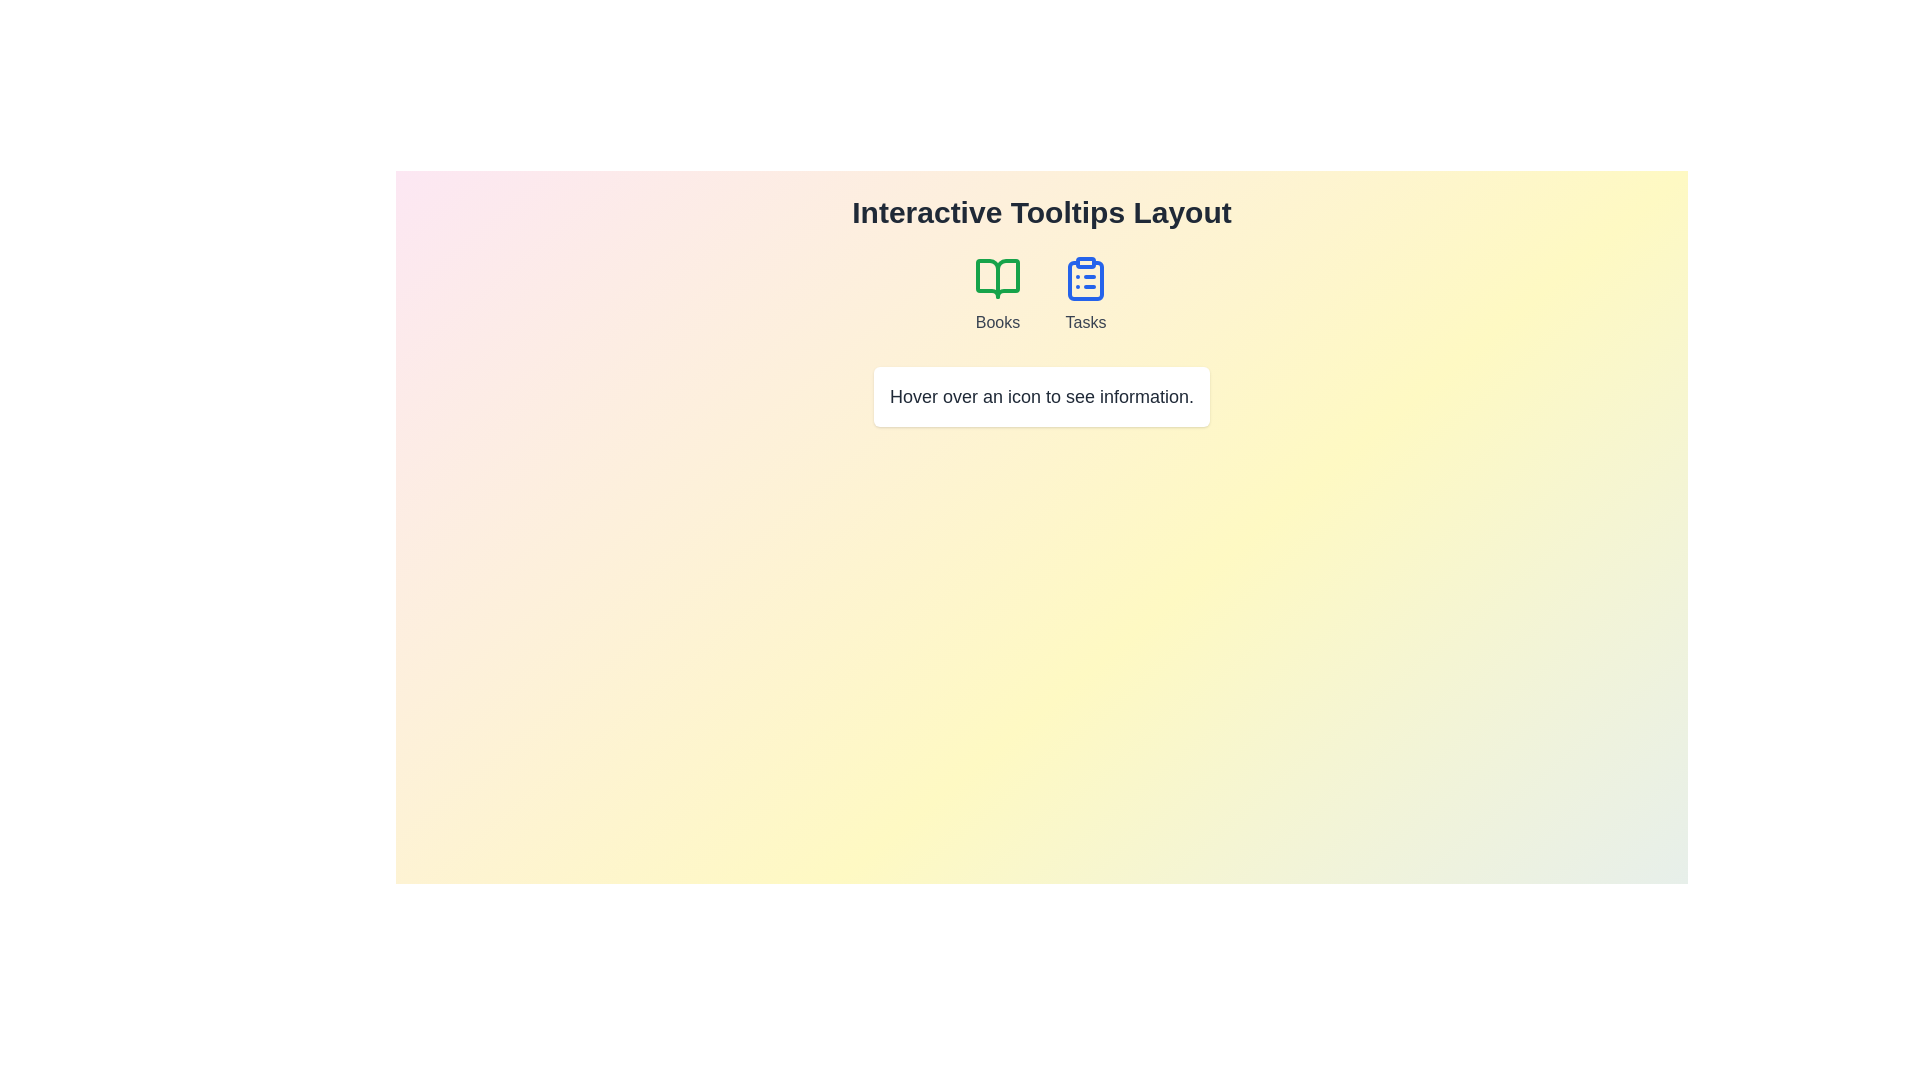 Image resolution: width=1920 pixels, height=1080 pixels. I want to click on the 'Tasks' icon located in the upper center of the interface, so click(1084, 278).